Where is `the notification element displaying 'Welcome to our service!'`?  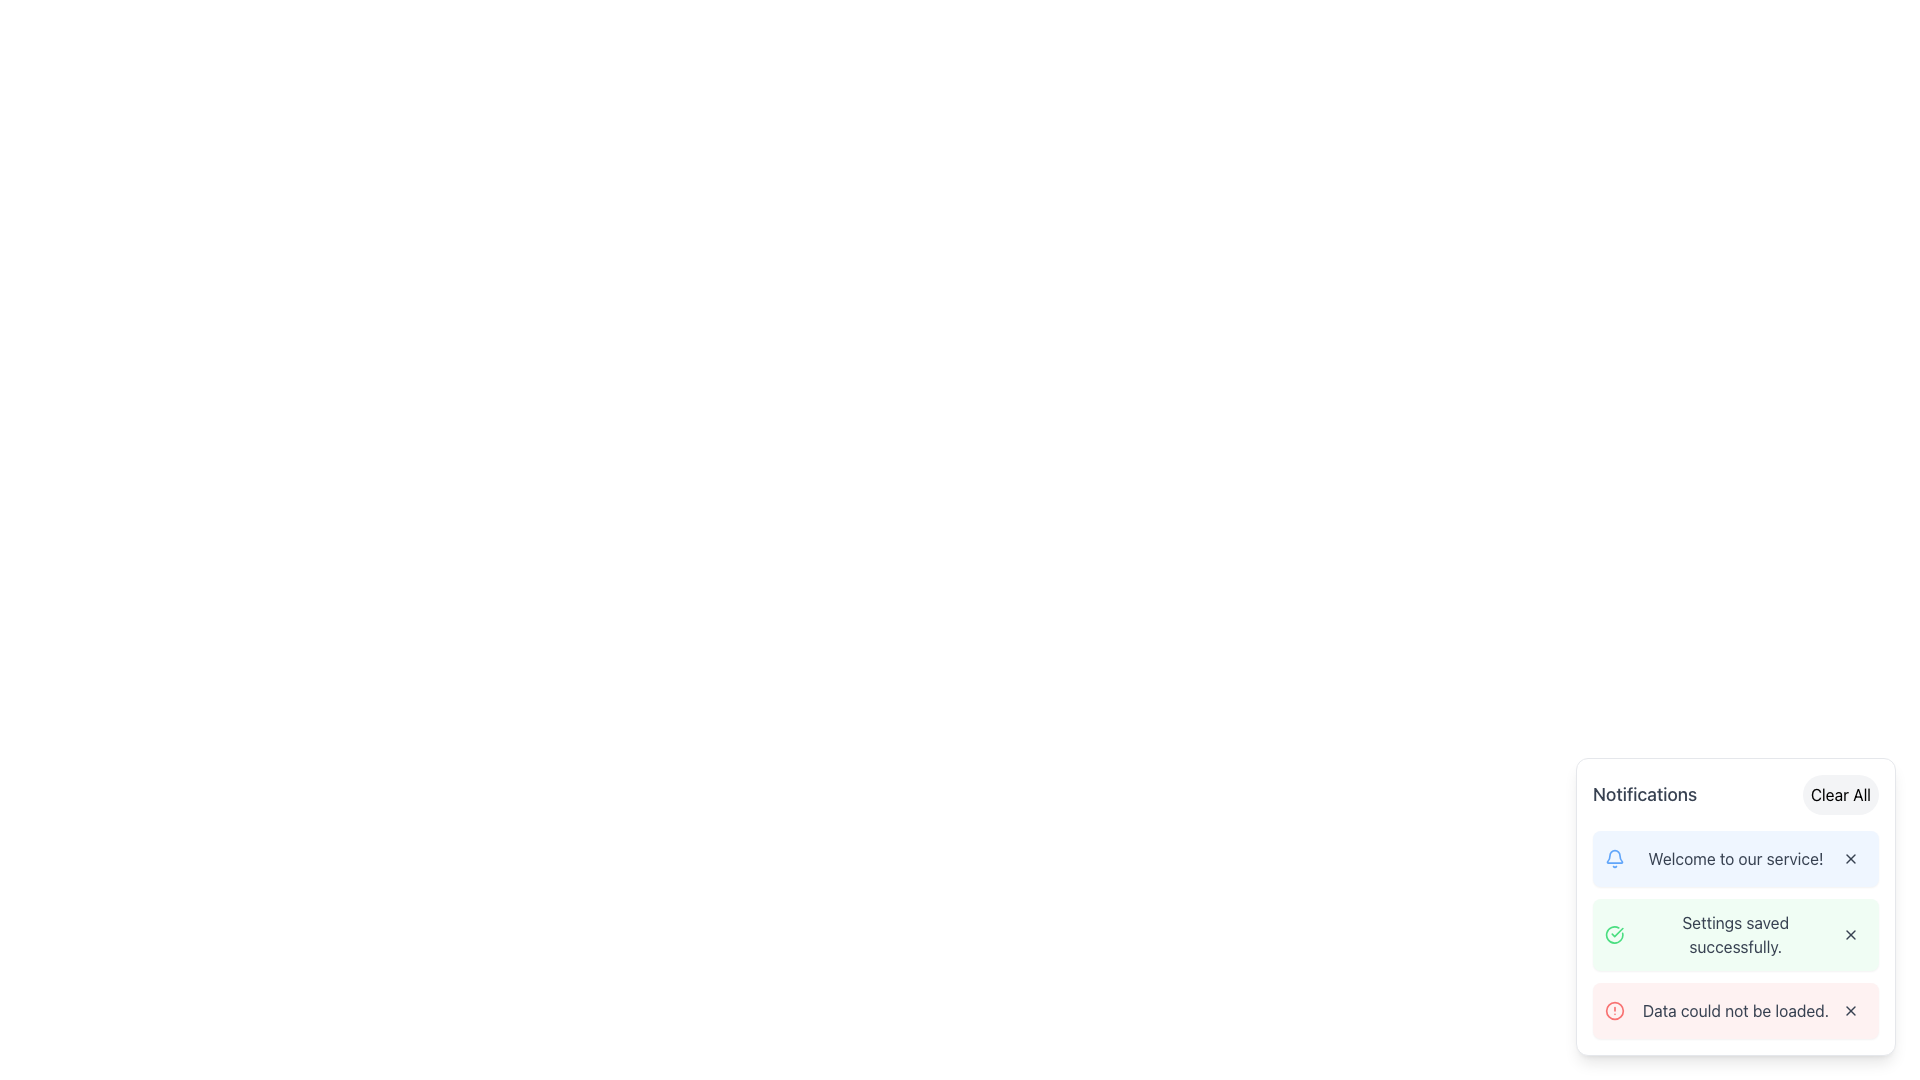 the notification element displaying 'Welcome to our service!' is located at coordinates (1735, 858).